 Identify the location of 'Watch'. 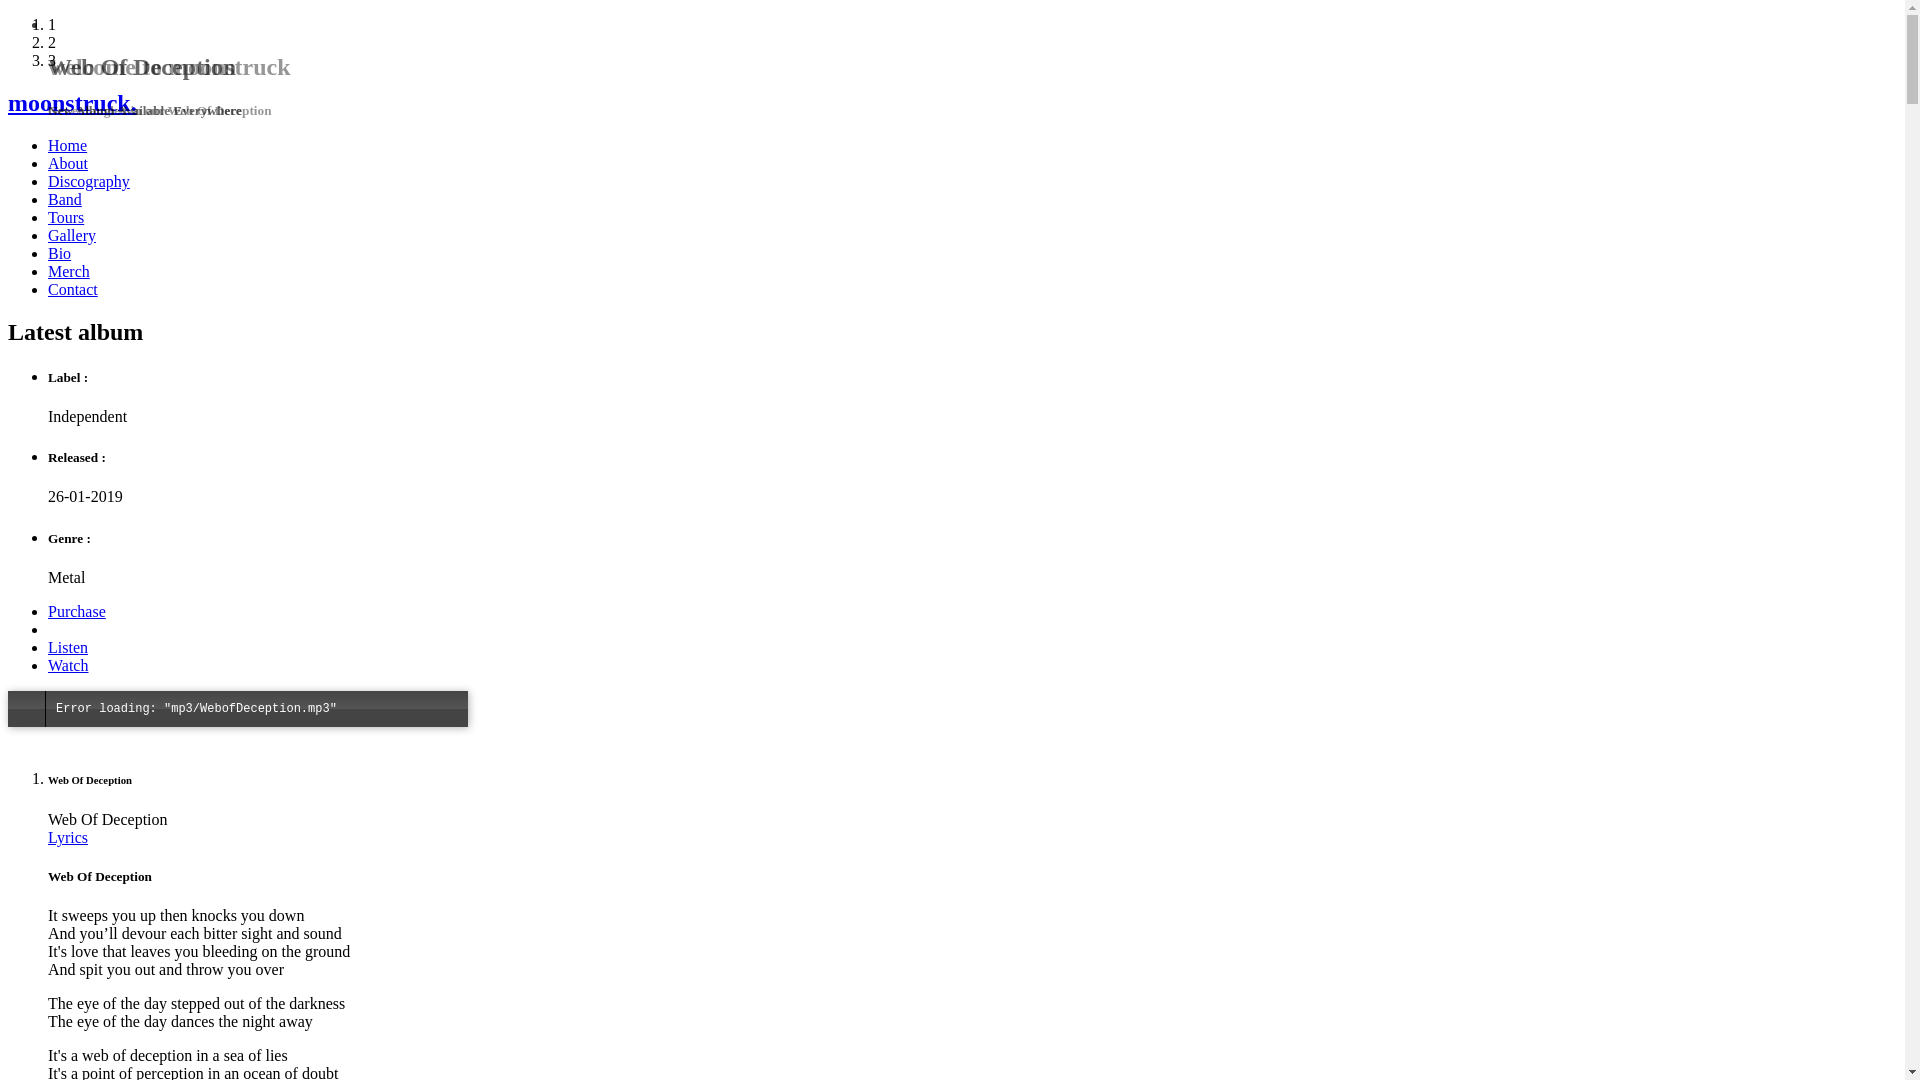
(67, 665).